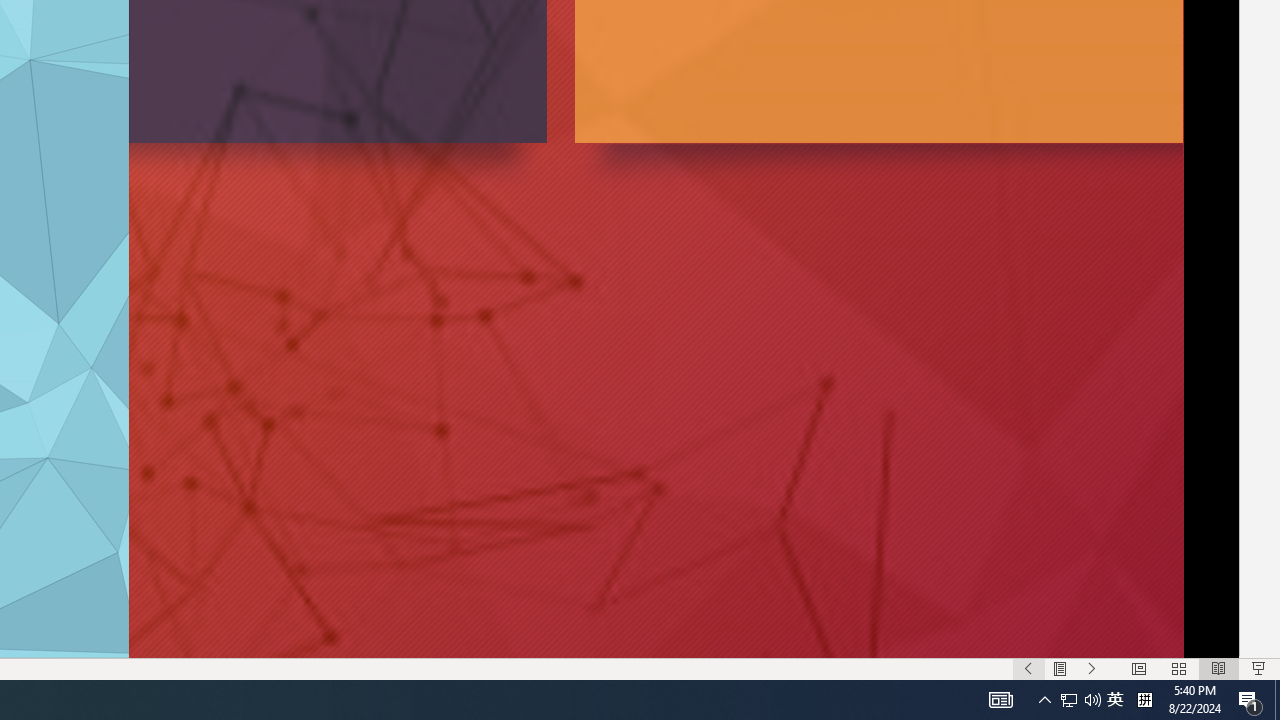  I want to click on 'Slide Show Next On', so click(1091, 669).